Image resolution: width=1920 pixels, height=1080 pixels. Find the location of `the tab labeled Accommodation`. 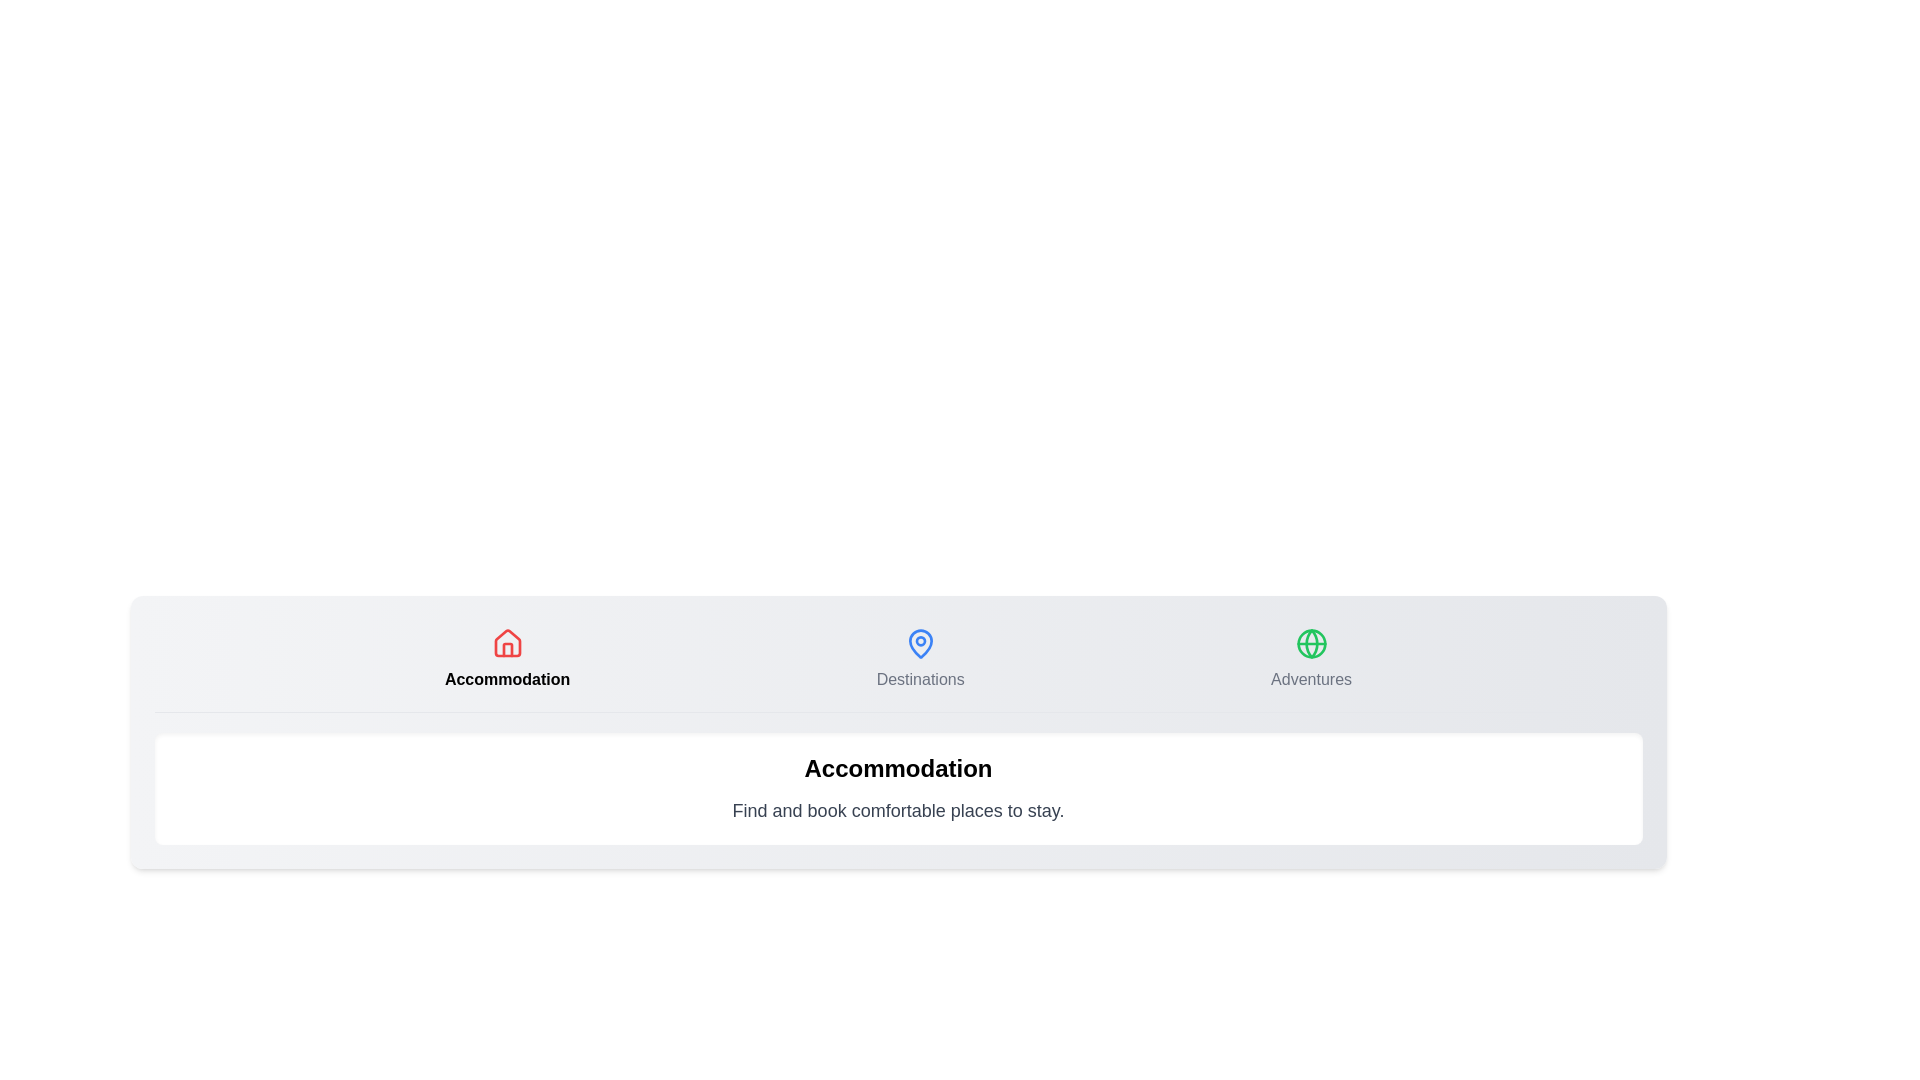

the tab labeled Accommodation is located at coordinates (507, 659).